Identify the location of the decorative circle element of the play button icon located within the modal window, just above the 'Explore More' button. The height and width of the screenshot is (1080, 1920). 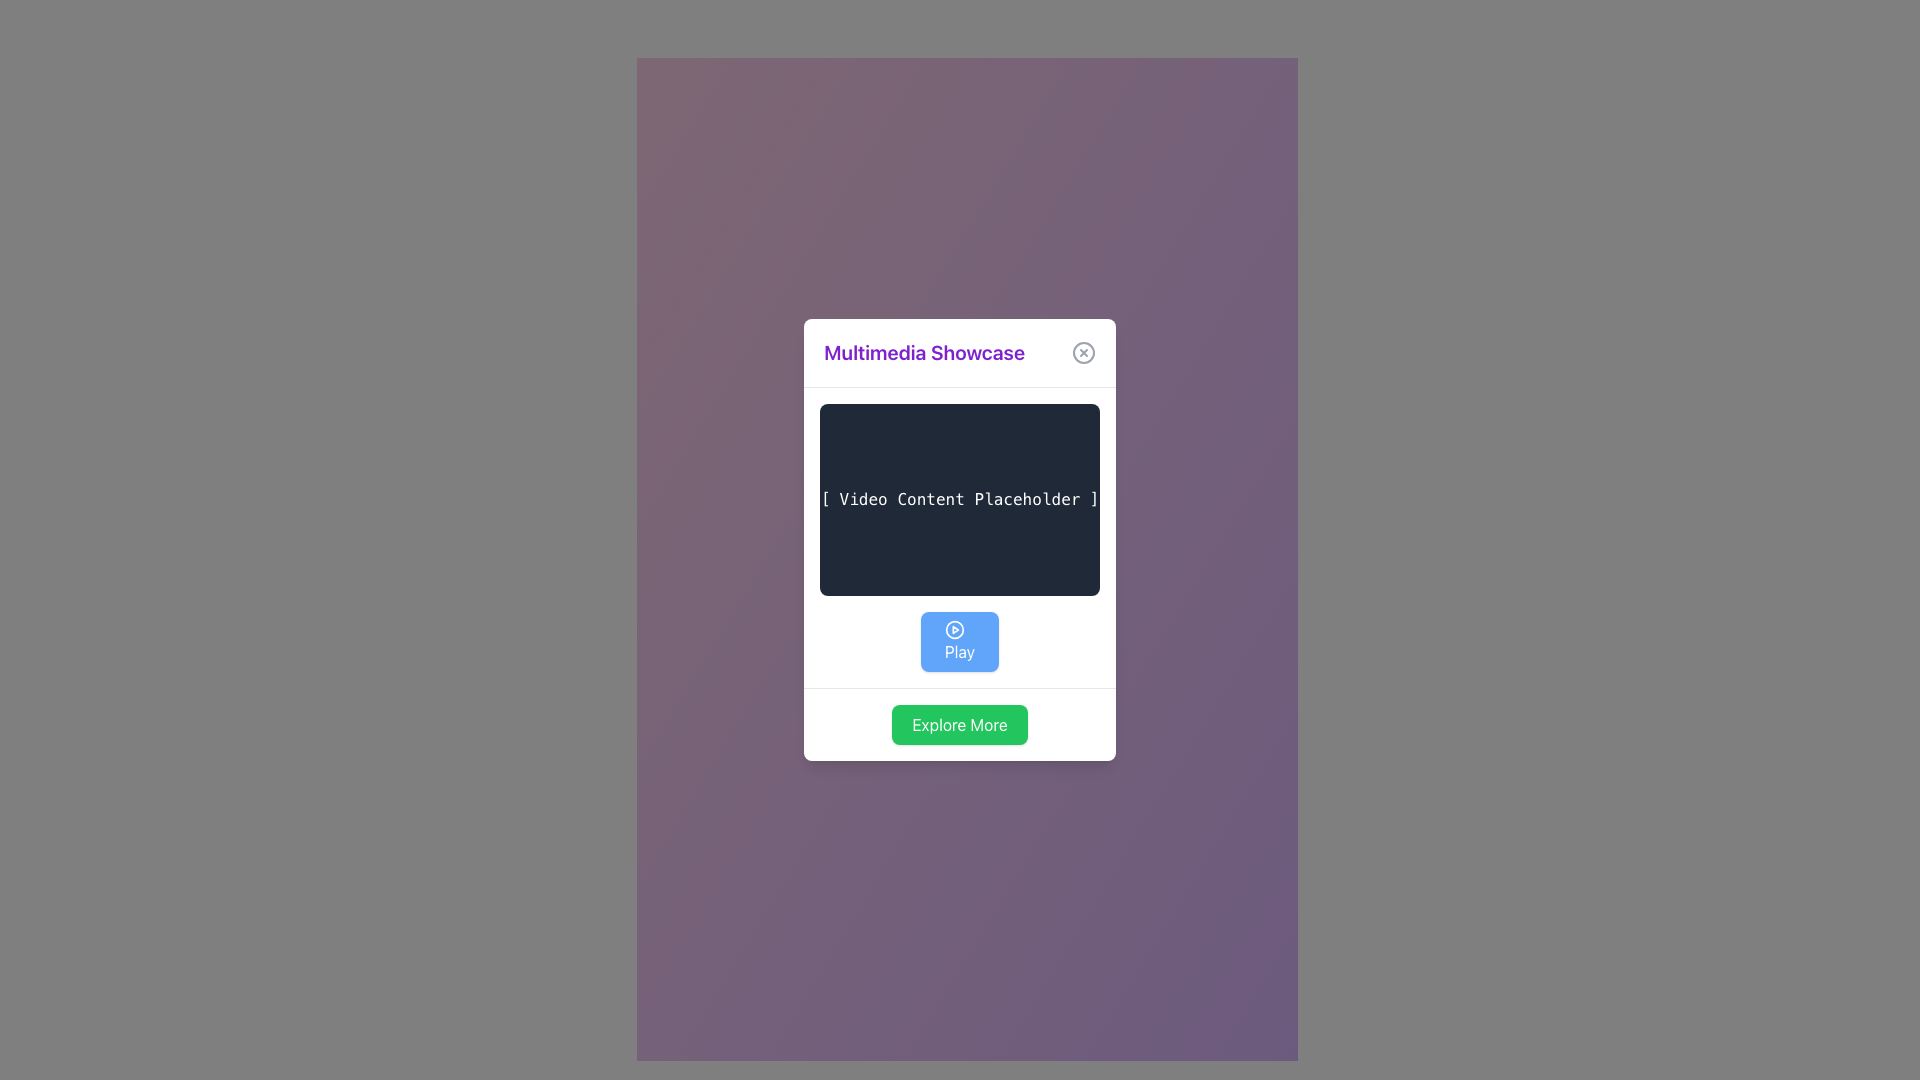
(953, 628).